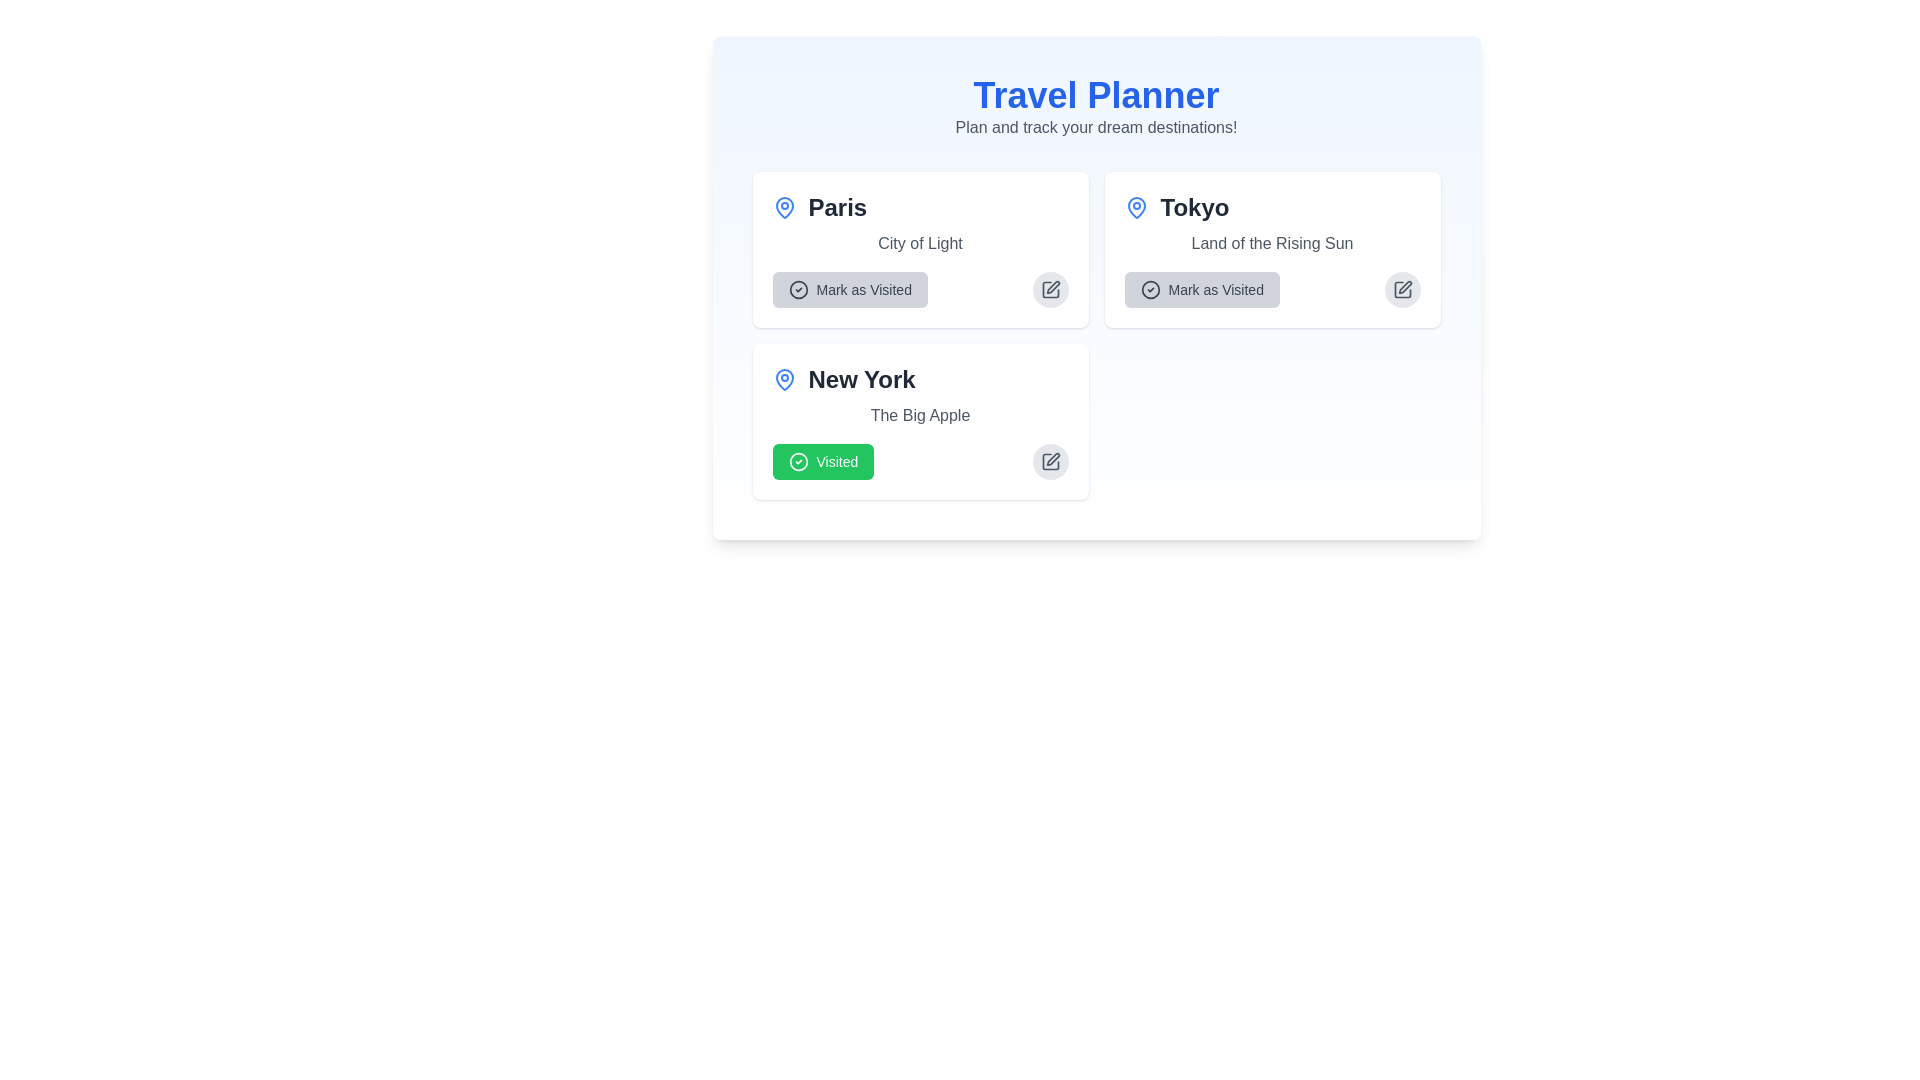 The width and height of the screenshot is (1920, 1080). Describe the element at coordinates (862, 380) in the screenshot. I see `the text element labeled 'New York', which is positioned centrally below the main heading in a travel-related interface` at that location.